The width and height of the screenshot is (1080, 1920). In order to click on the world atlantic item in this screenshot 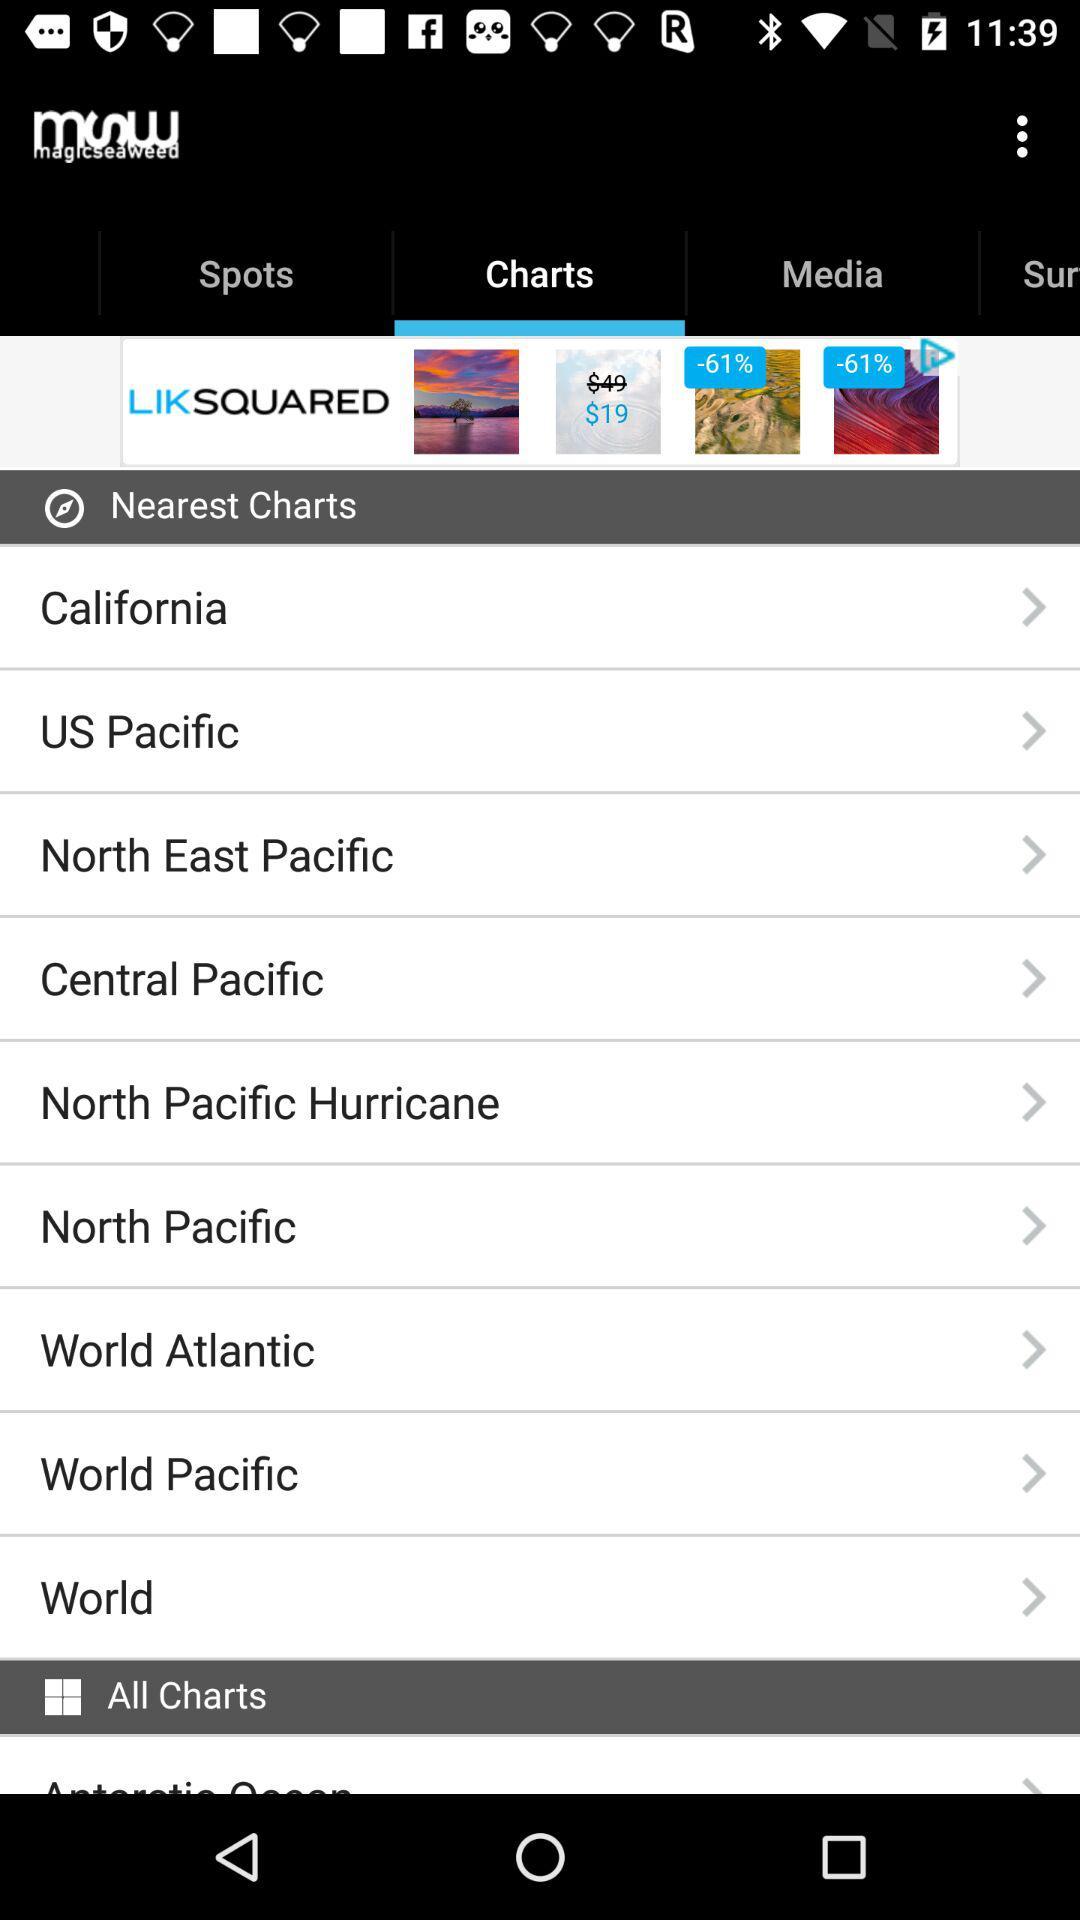, I will do `click(176, 1349)`.